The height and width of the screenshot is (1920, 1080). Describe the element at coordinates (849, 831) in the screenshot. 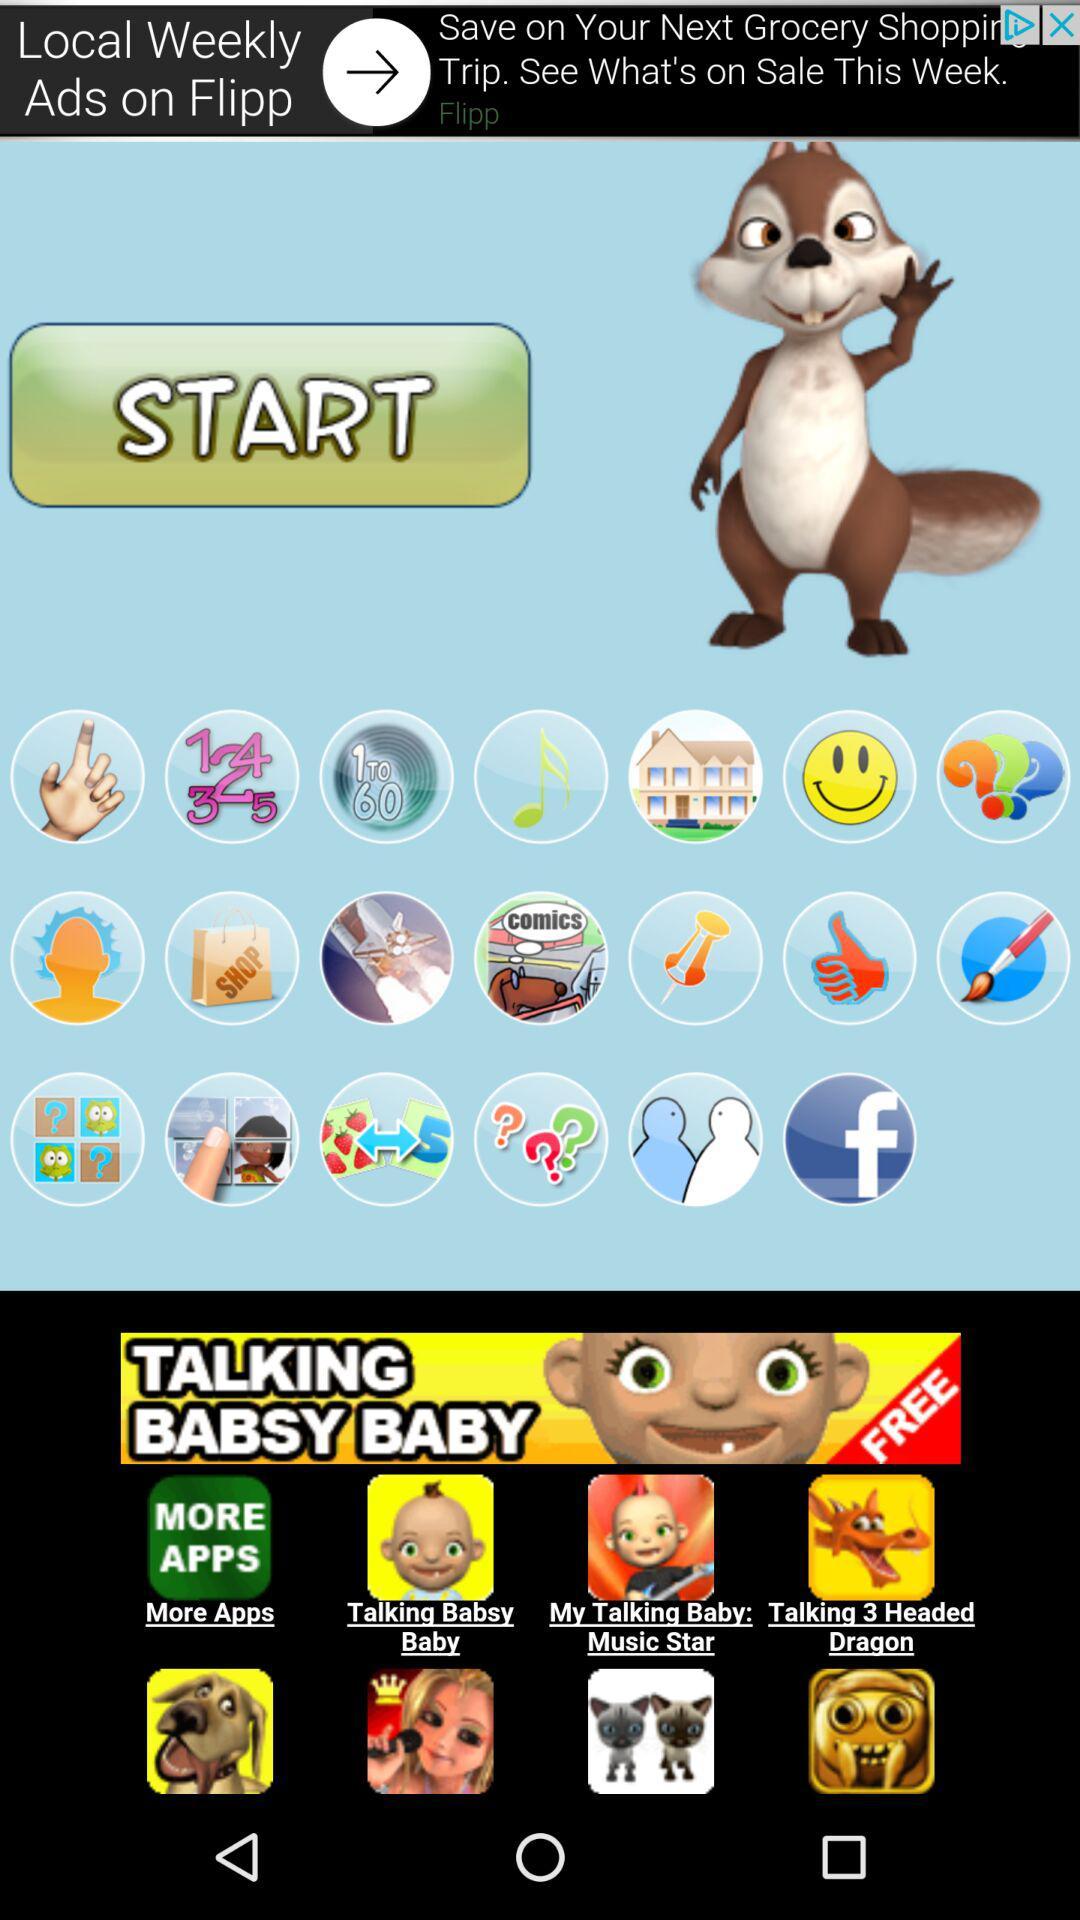

I see `the emoji icon` at that location.